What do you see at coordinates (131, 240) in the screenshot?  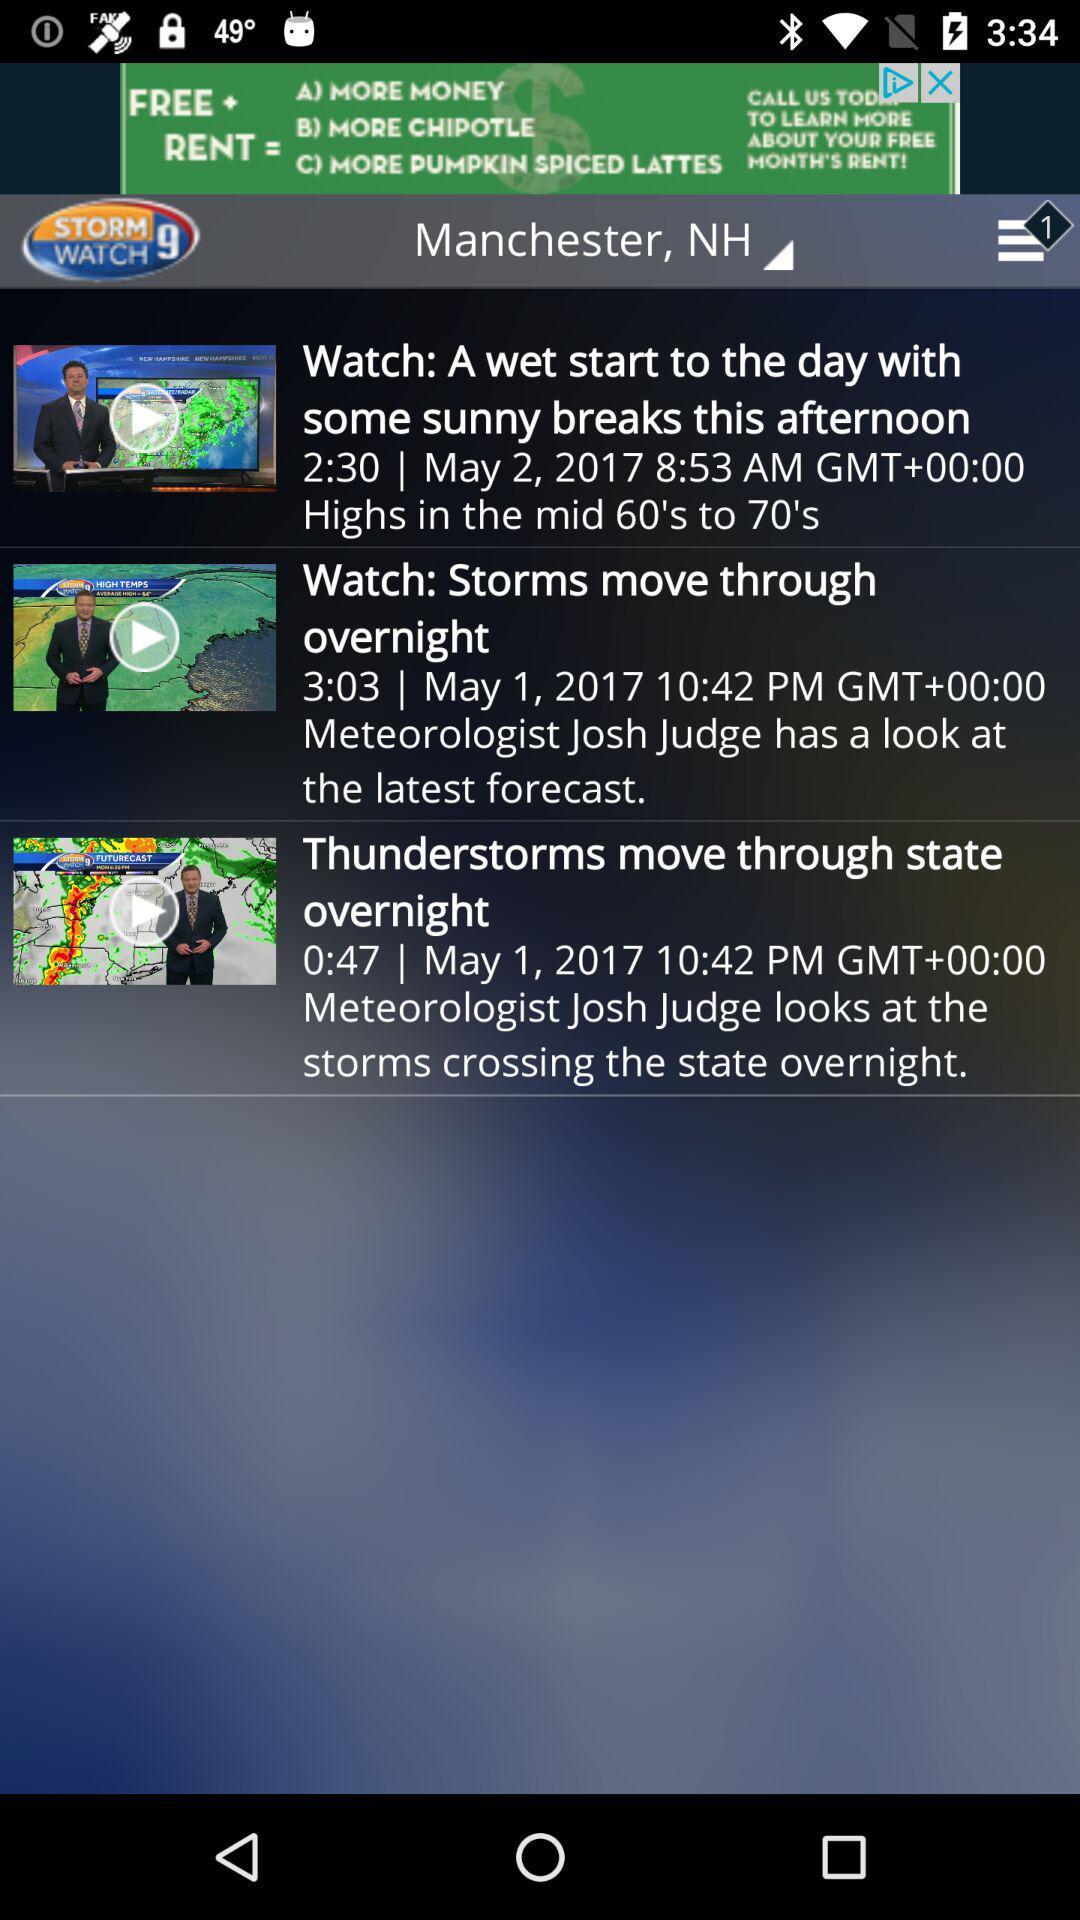 I see `icon to the left of the manchester, nh item` at bounding box center [131, 240].